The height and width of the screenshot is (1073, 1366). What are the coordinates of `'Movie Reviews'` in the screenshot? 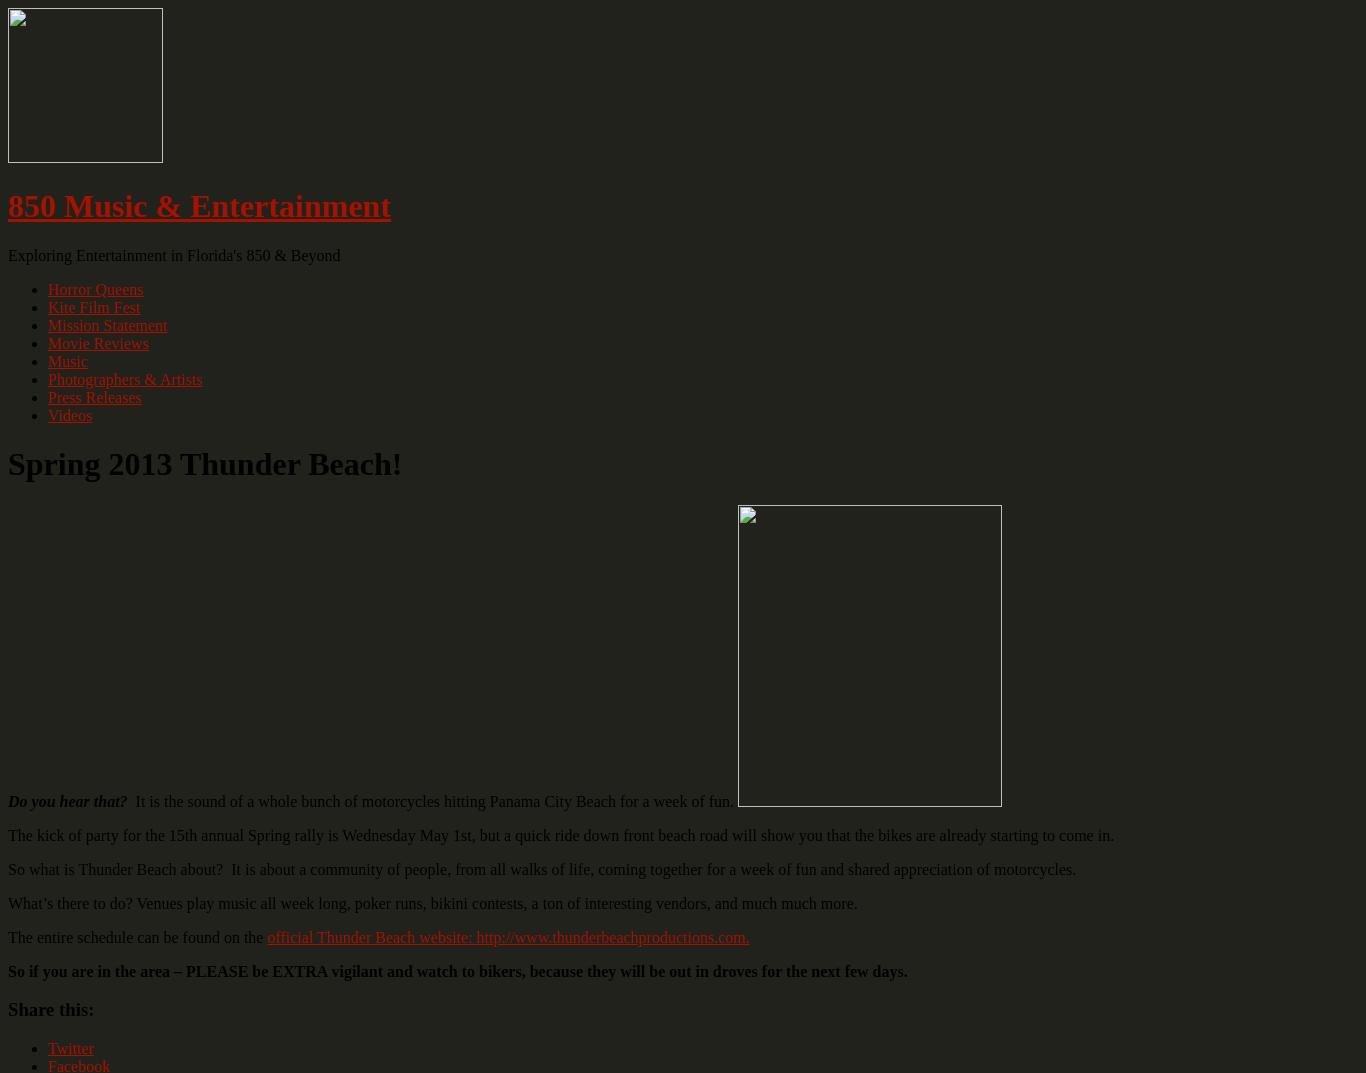 It's located at (97, 342).